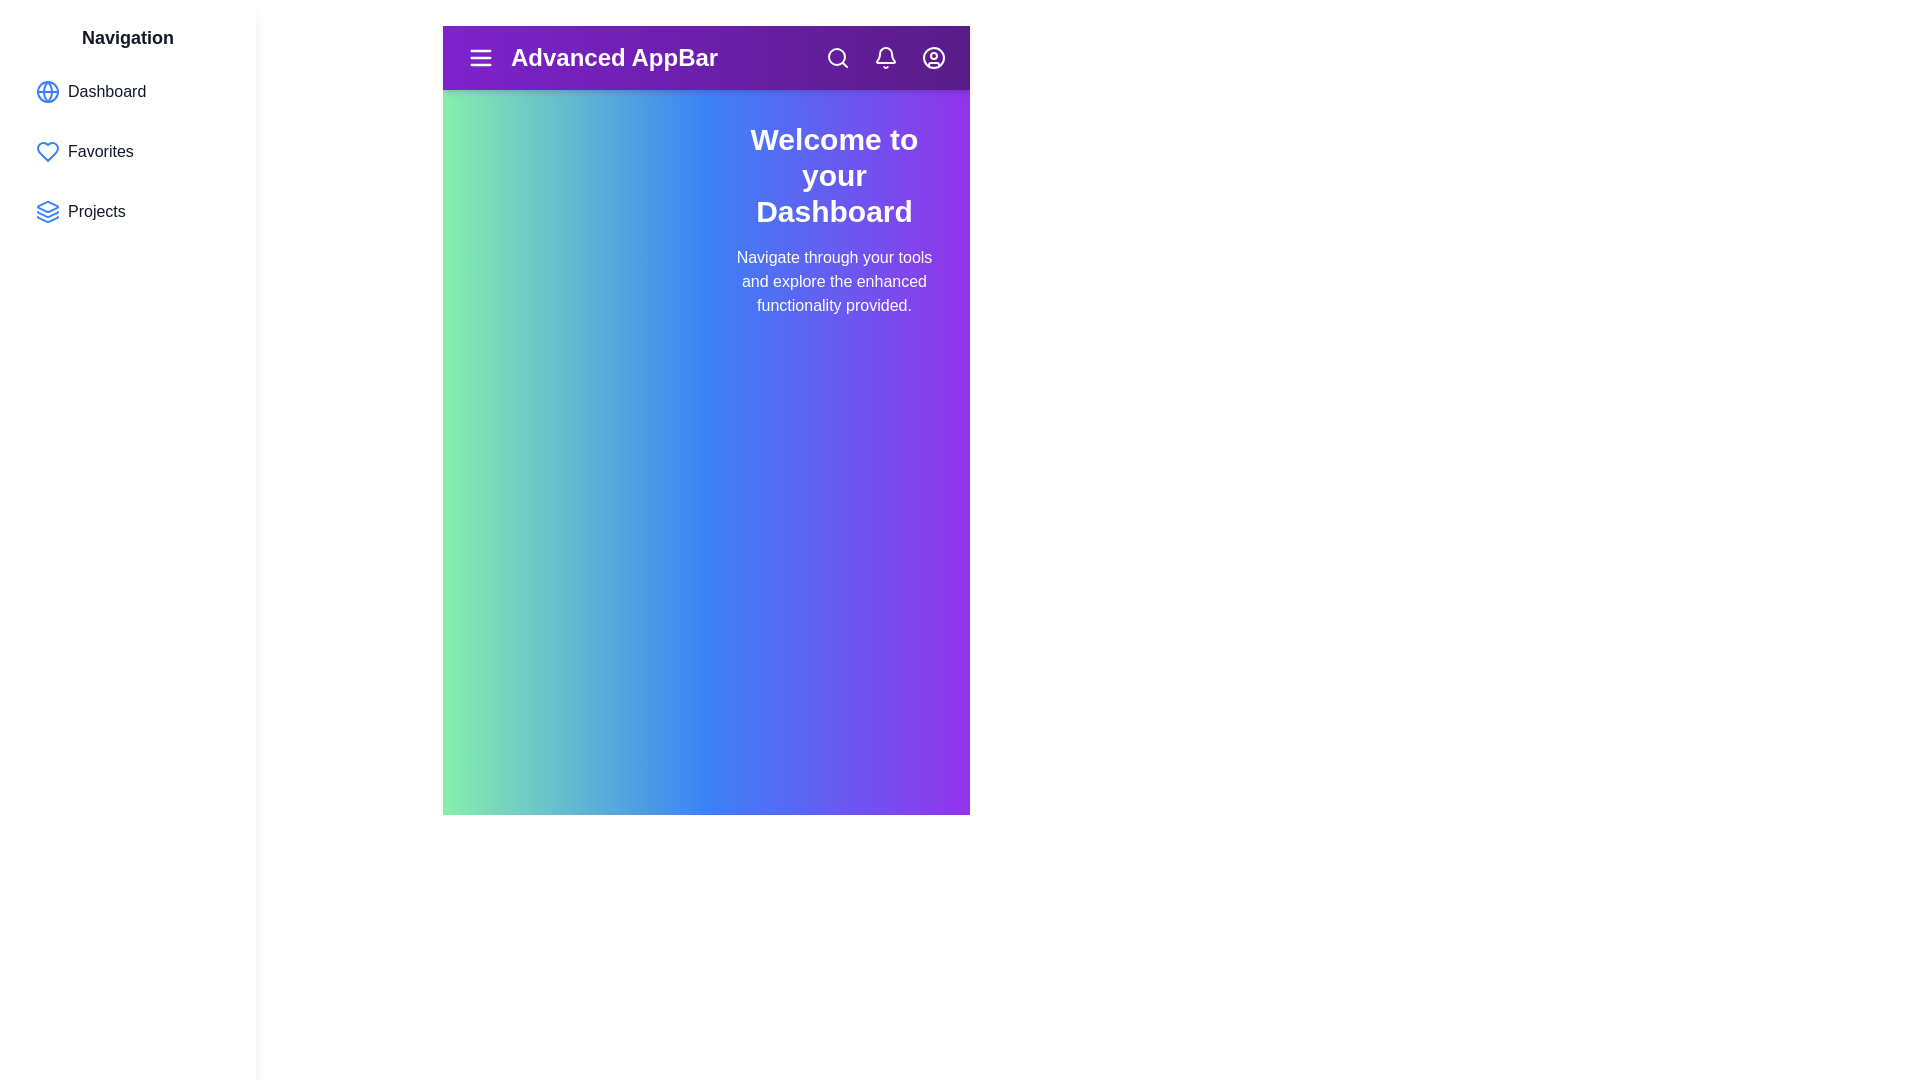 The image size is (1920, 1080). What do you see at coordinates (480, 56) in the screenshot?
I see `the menu icon to toggle the visibility of the side menu` at bounding box center [480, 56].